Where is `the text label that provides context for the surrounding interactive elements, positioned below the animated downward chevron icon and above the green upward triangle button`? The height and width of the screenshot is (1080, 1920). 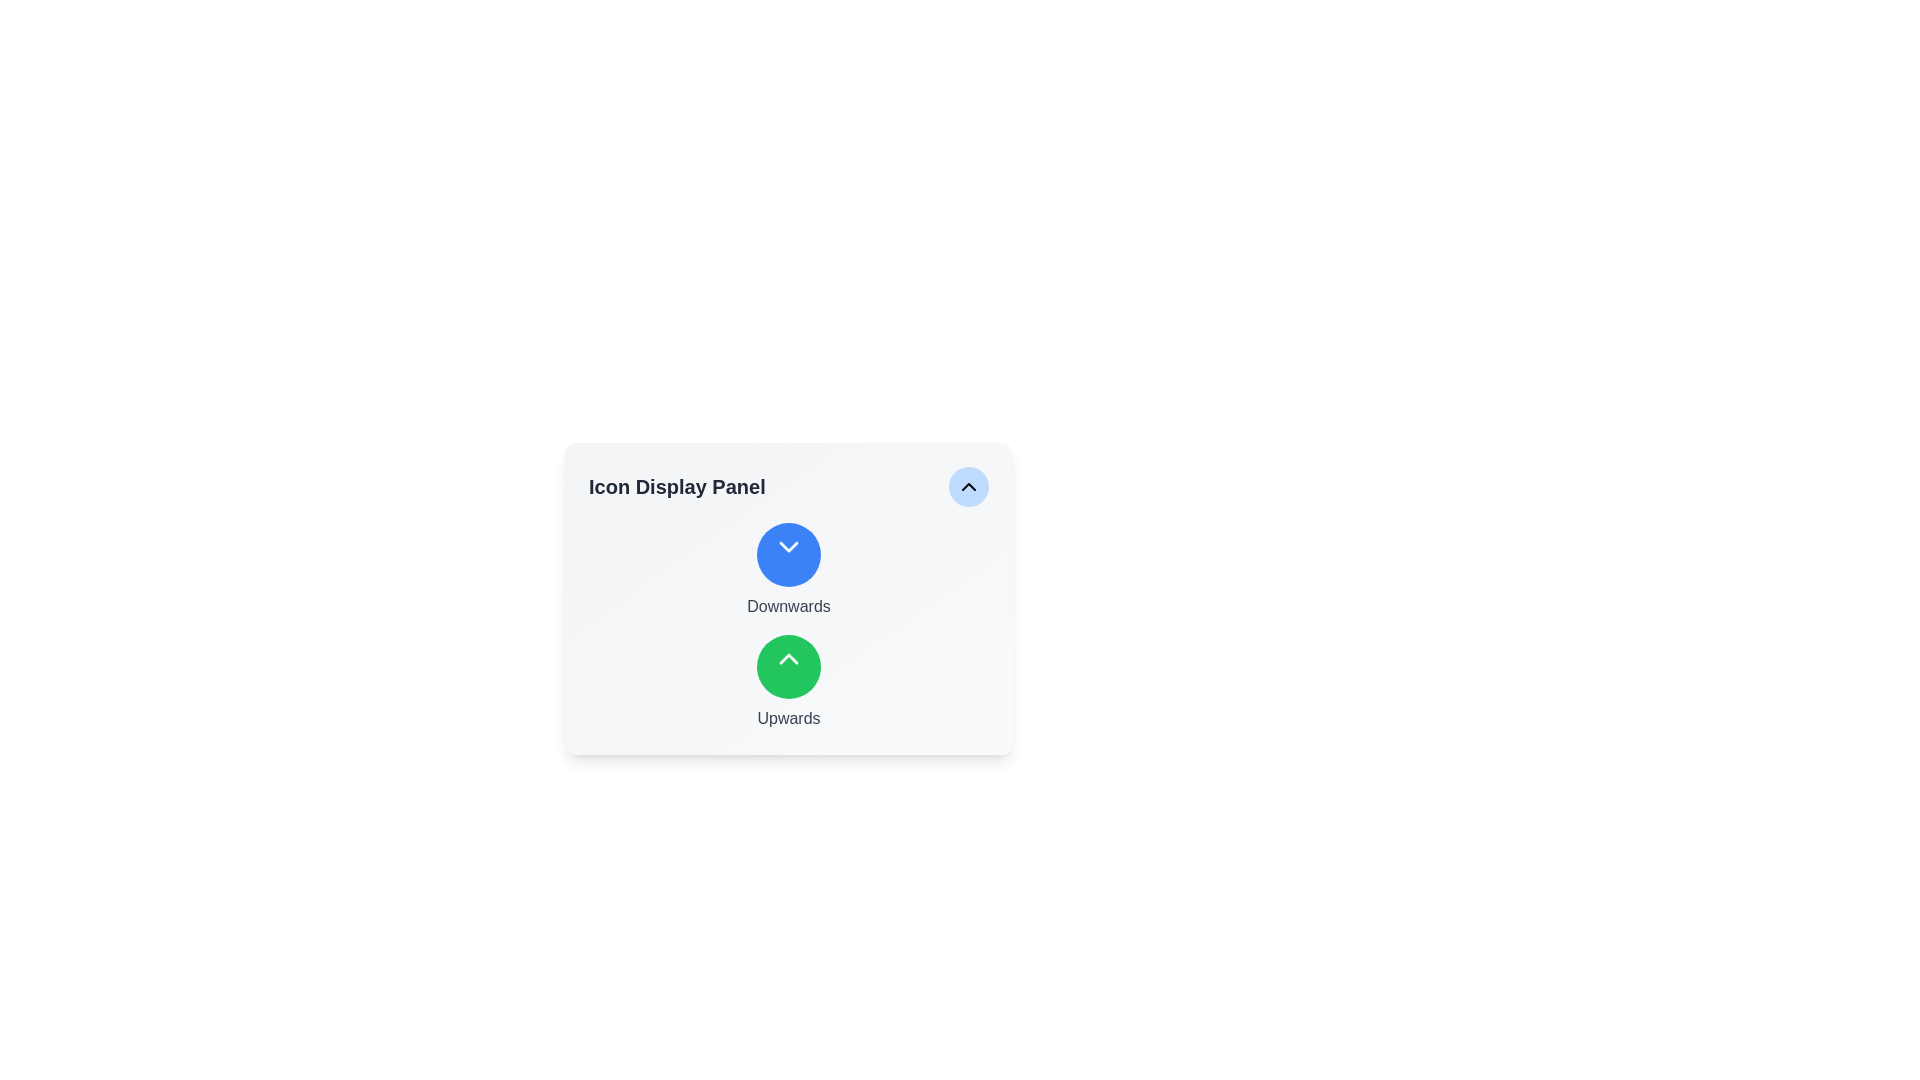 the text label that provides context for the surrounding interactive elements, positioned below the animated downward chevron icon and above the green upward triangle button is located at coordinates (787, 605).